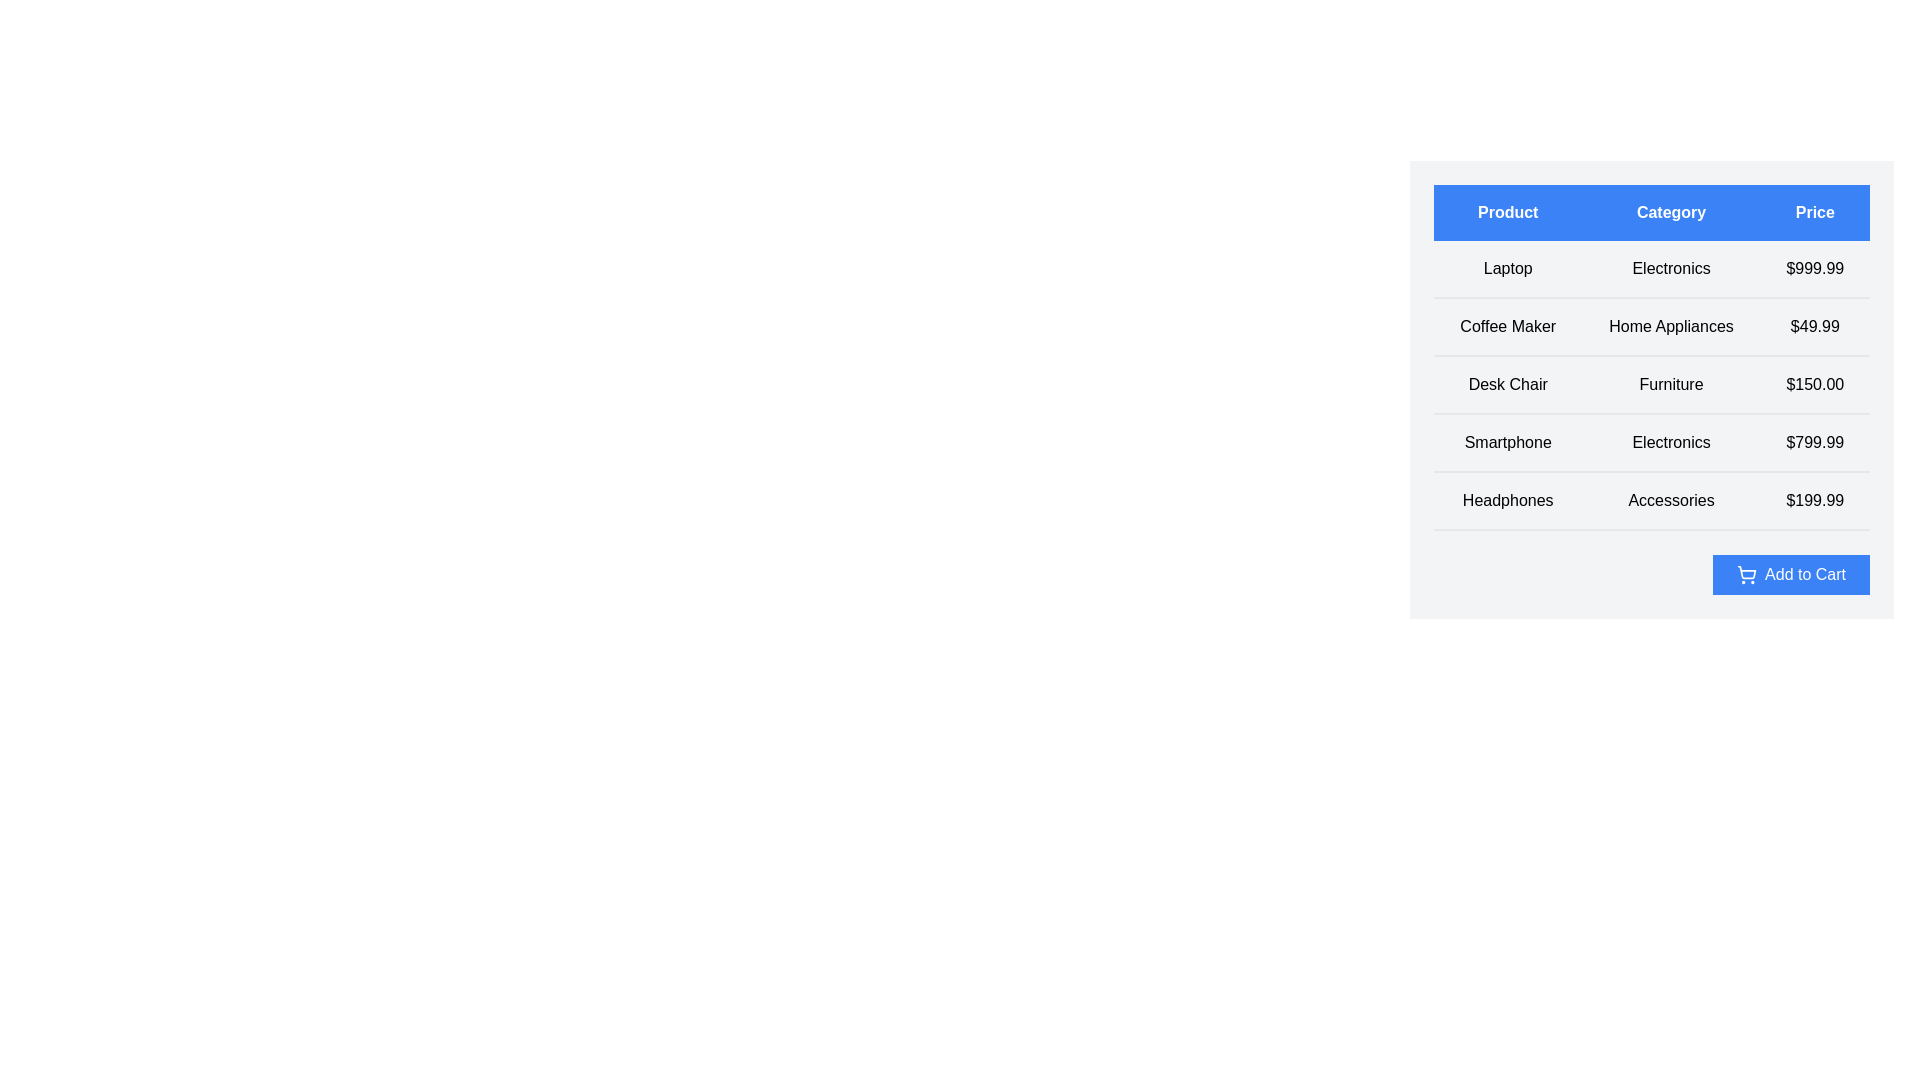  I want to click on the third row of the table containing the cells 'Desk Chair', 'Furniture', and '$150.00', so click(1651, 385).